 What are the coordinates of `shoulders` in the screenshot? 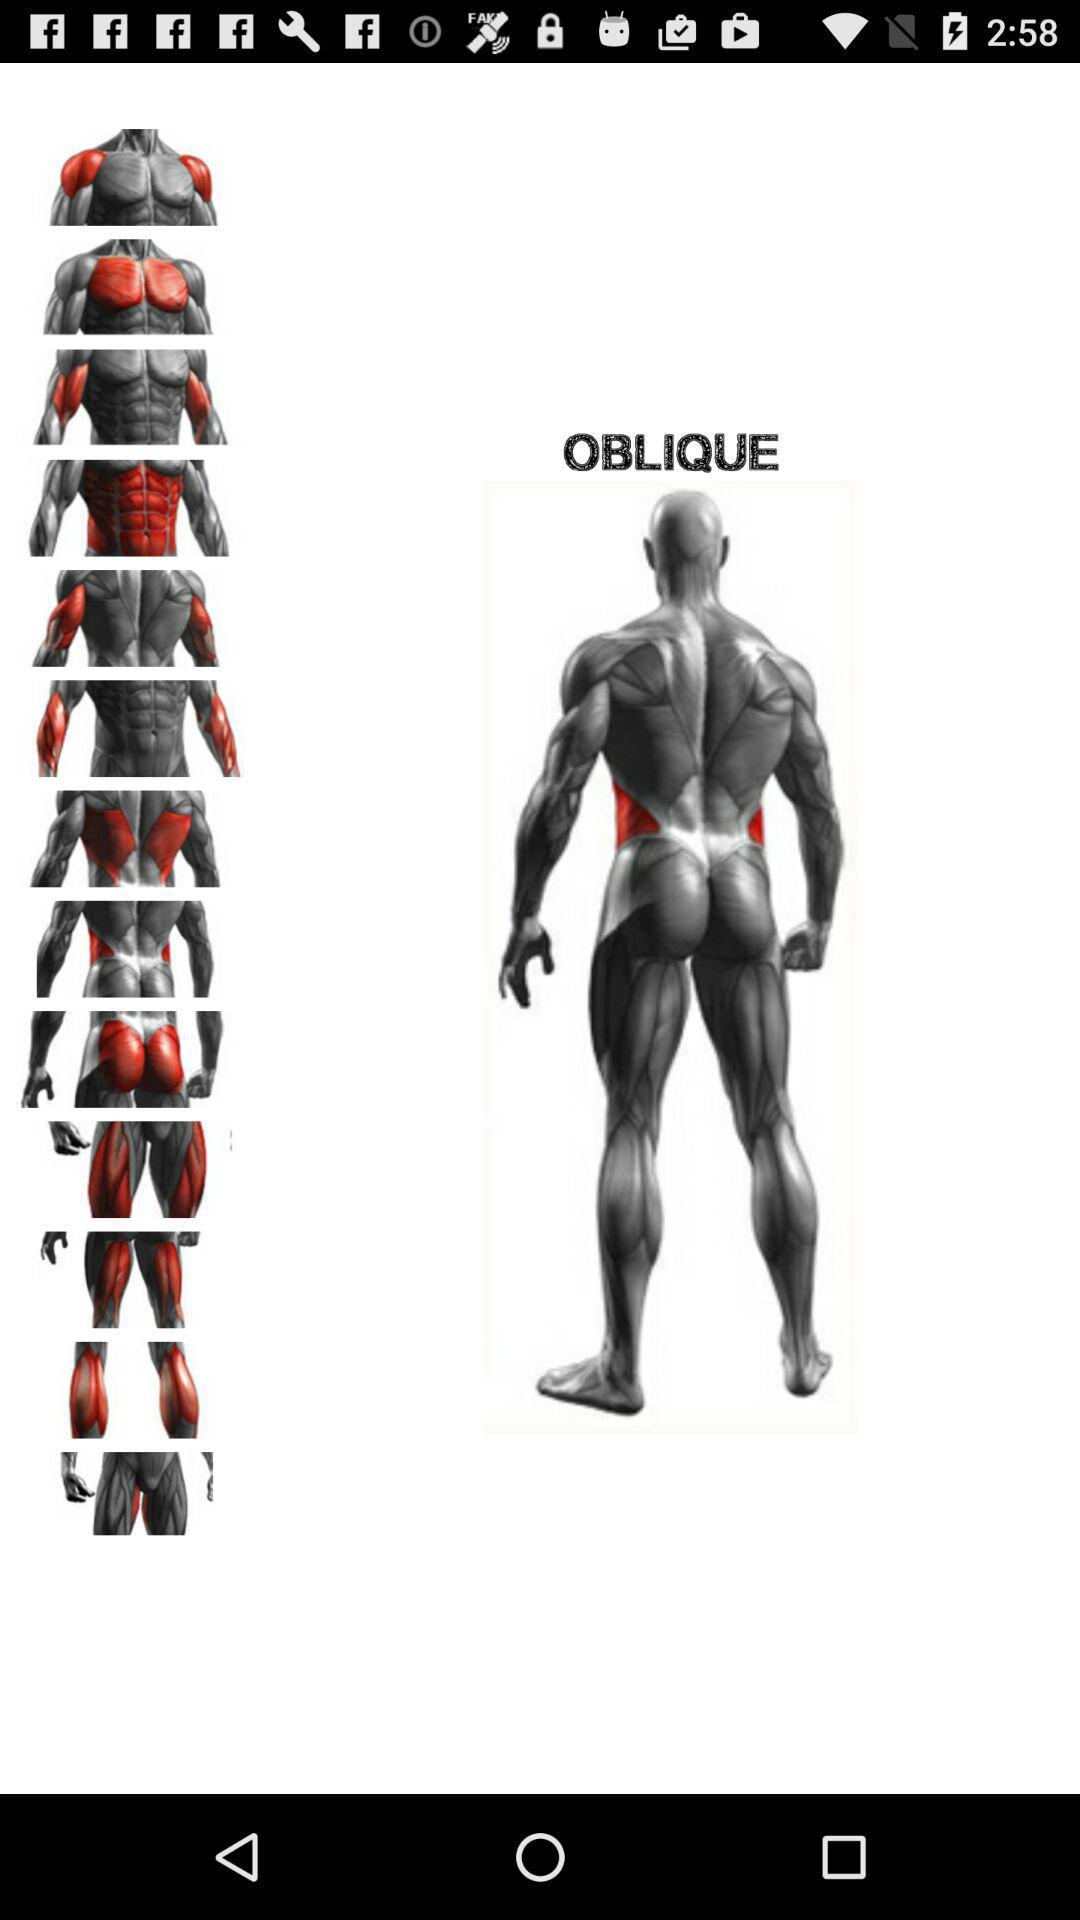 It's located at (131, 170).